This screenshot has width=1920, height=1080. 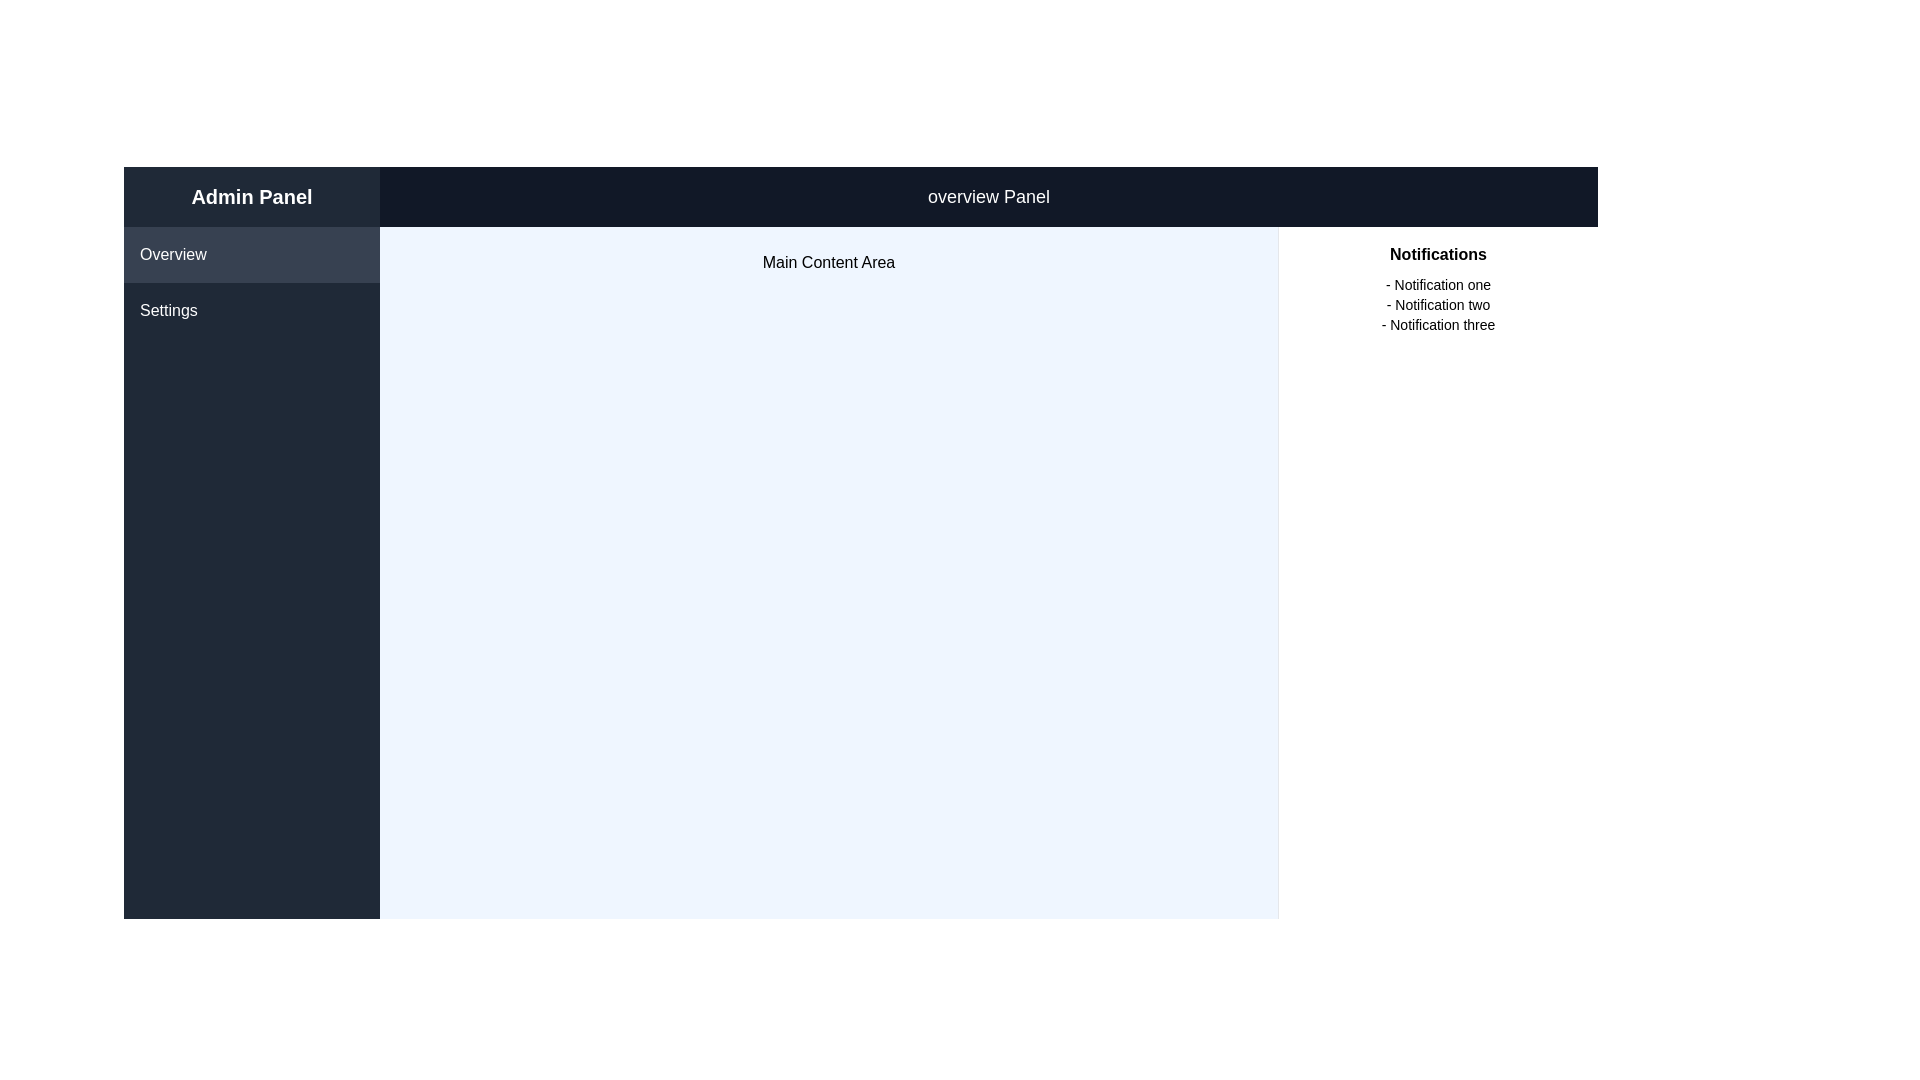 I want to click on notifications displayed in the text block located in the right sidebar under the title 'Notifications', so click(x=1437, y=304).